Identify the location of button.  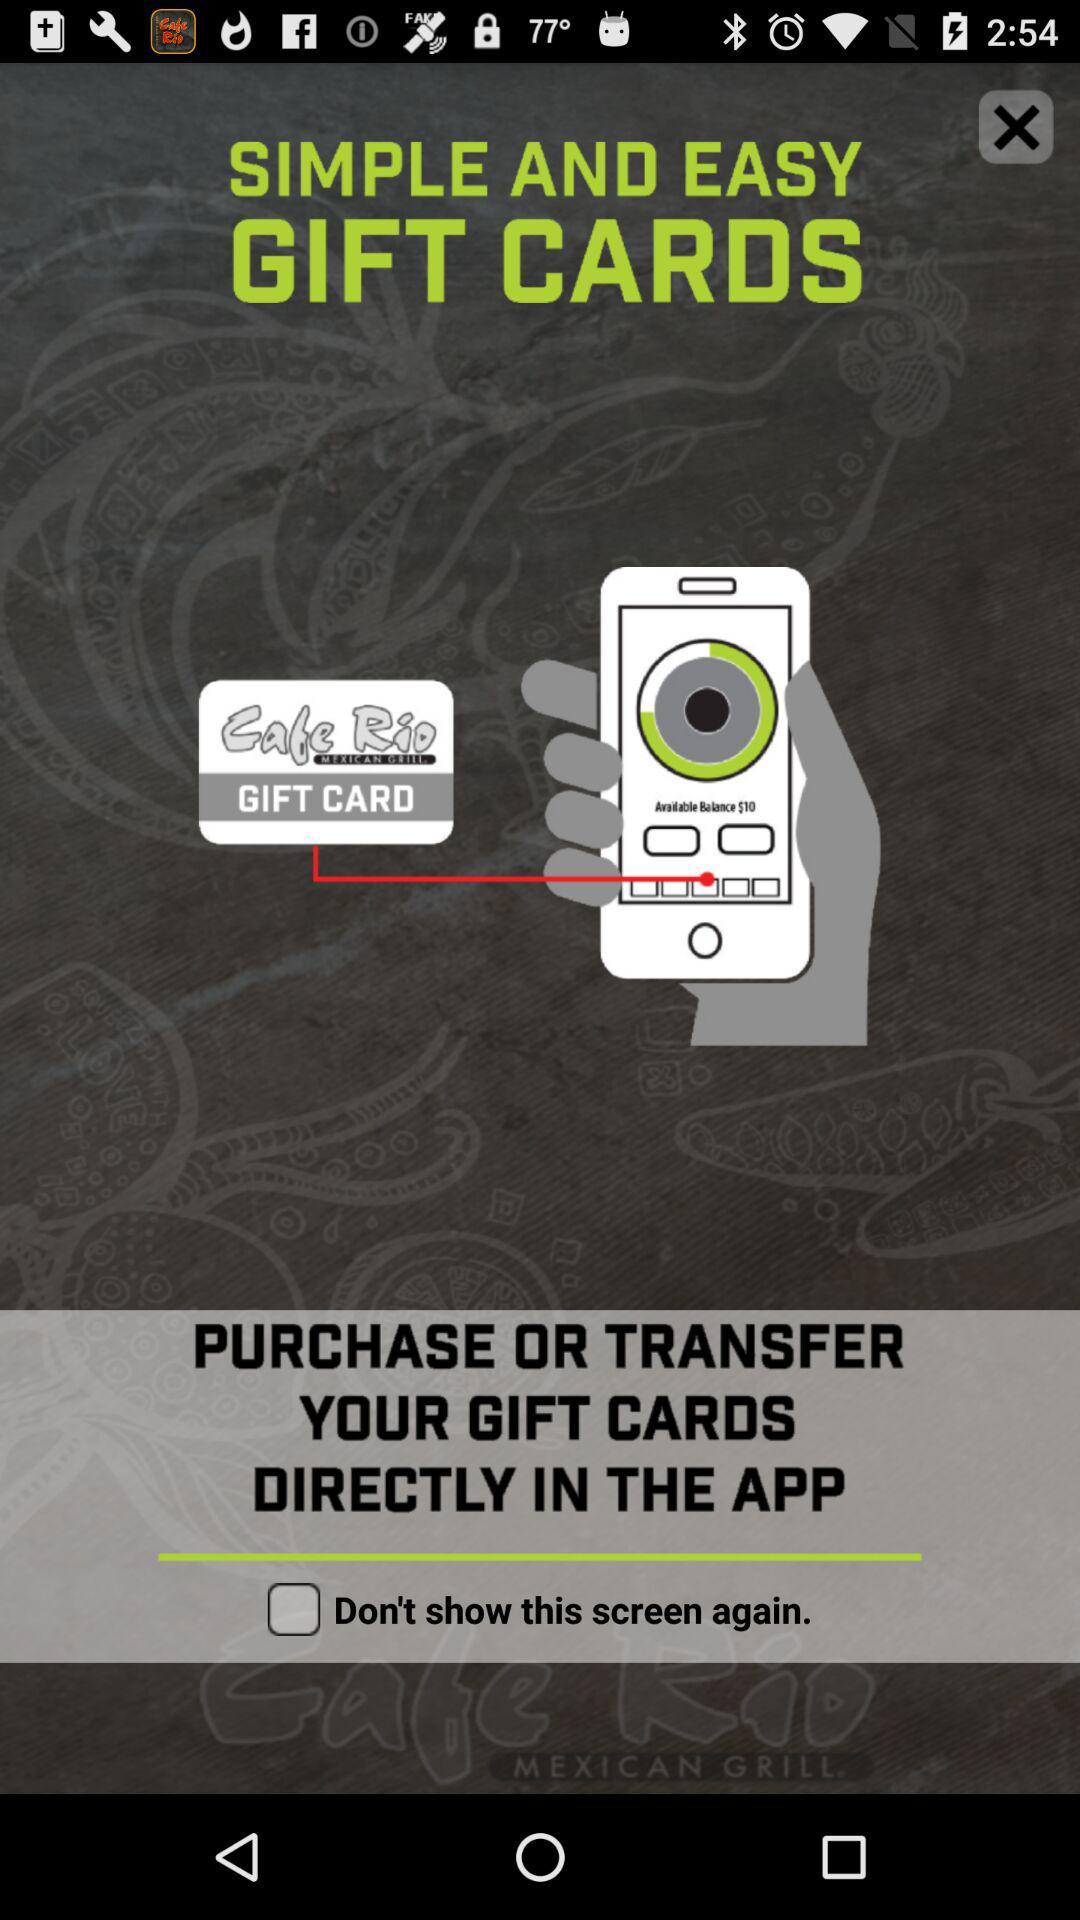
(293, 1609).